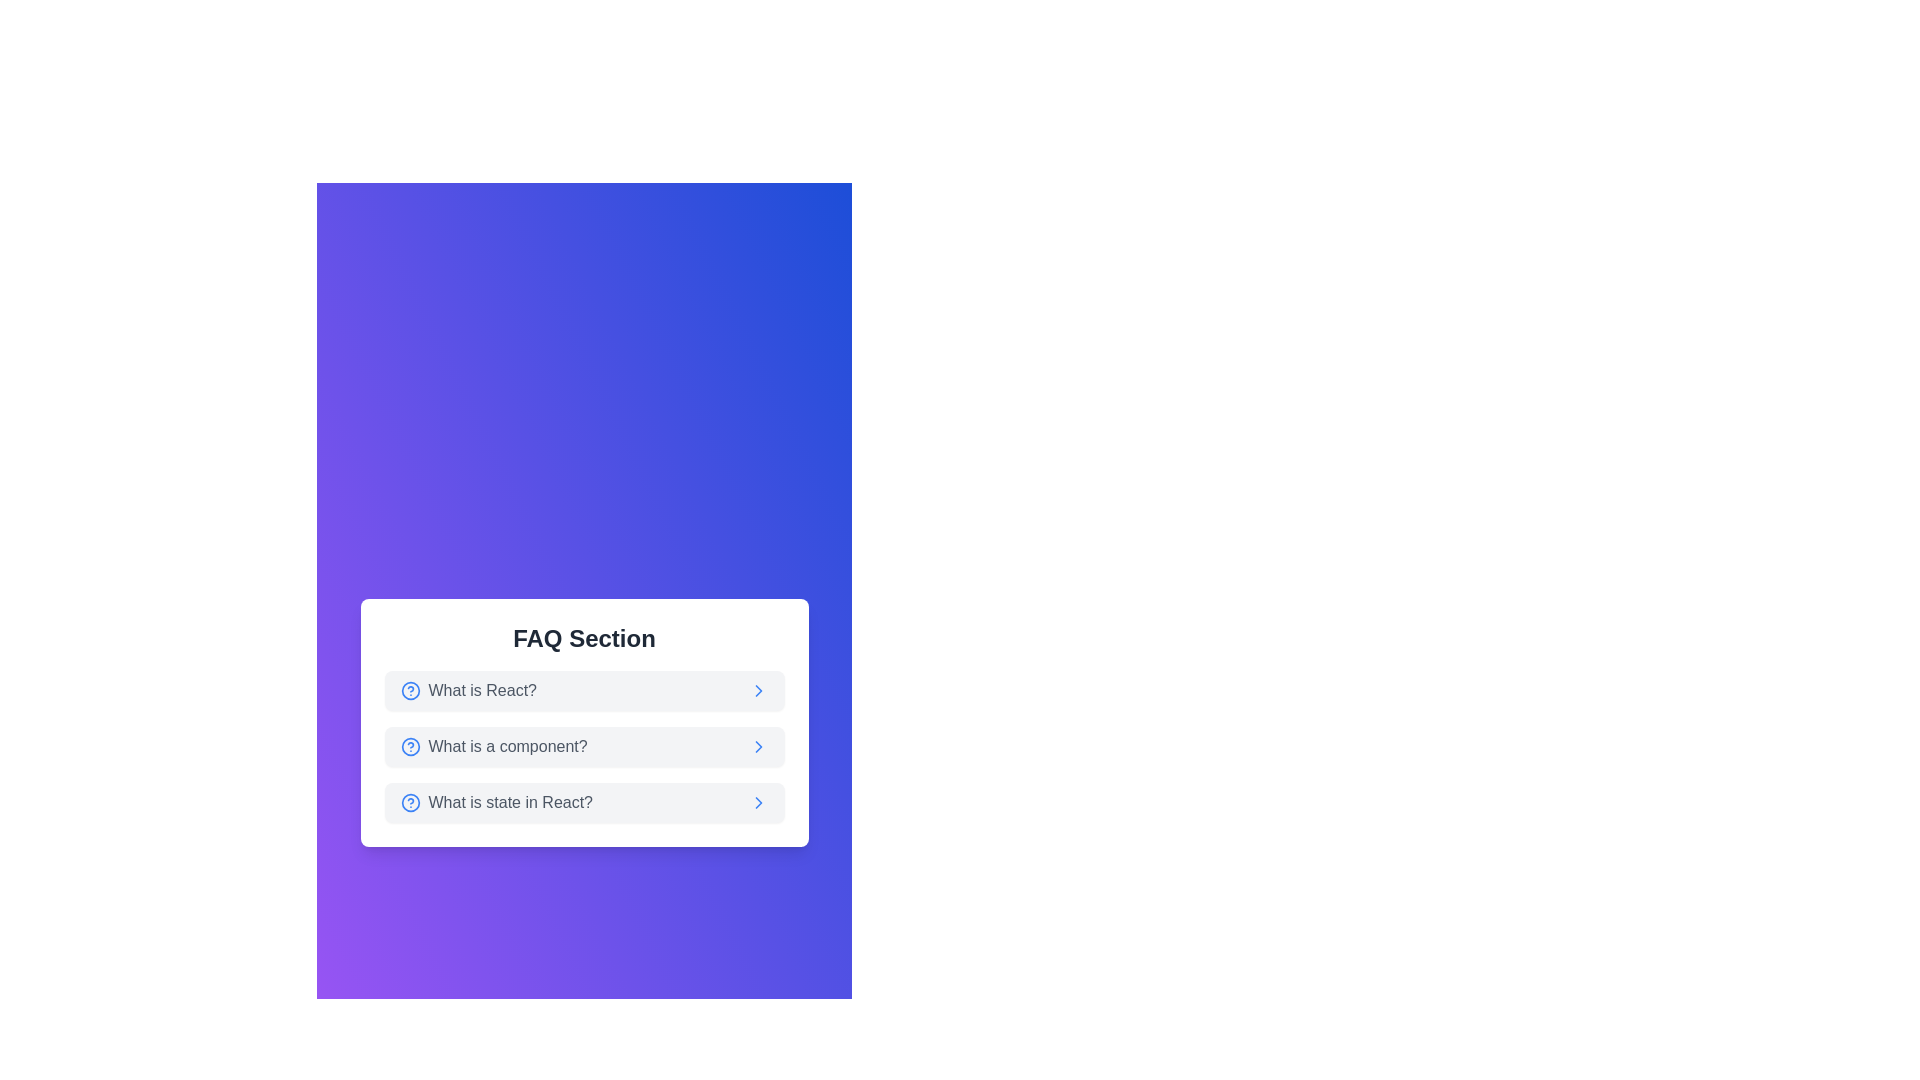 The width and height of the screenshot is (1920, 1080). I want to click on the chevron icon located at the far-right end of the second row of the FAQ list, so click(757, 747).